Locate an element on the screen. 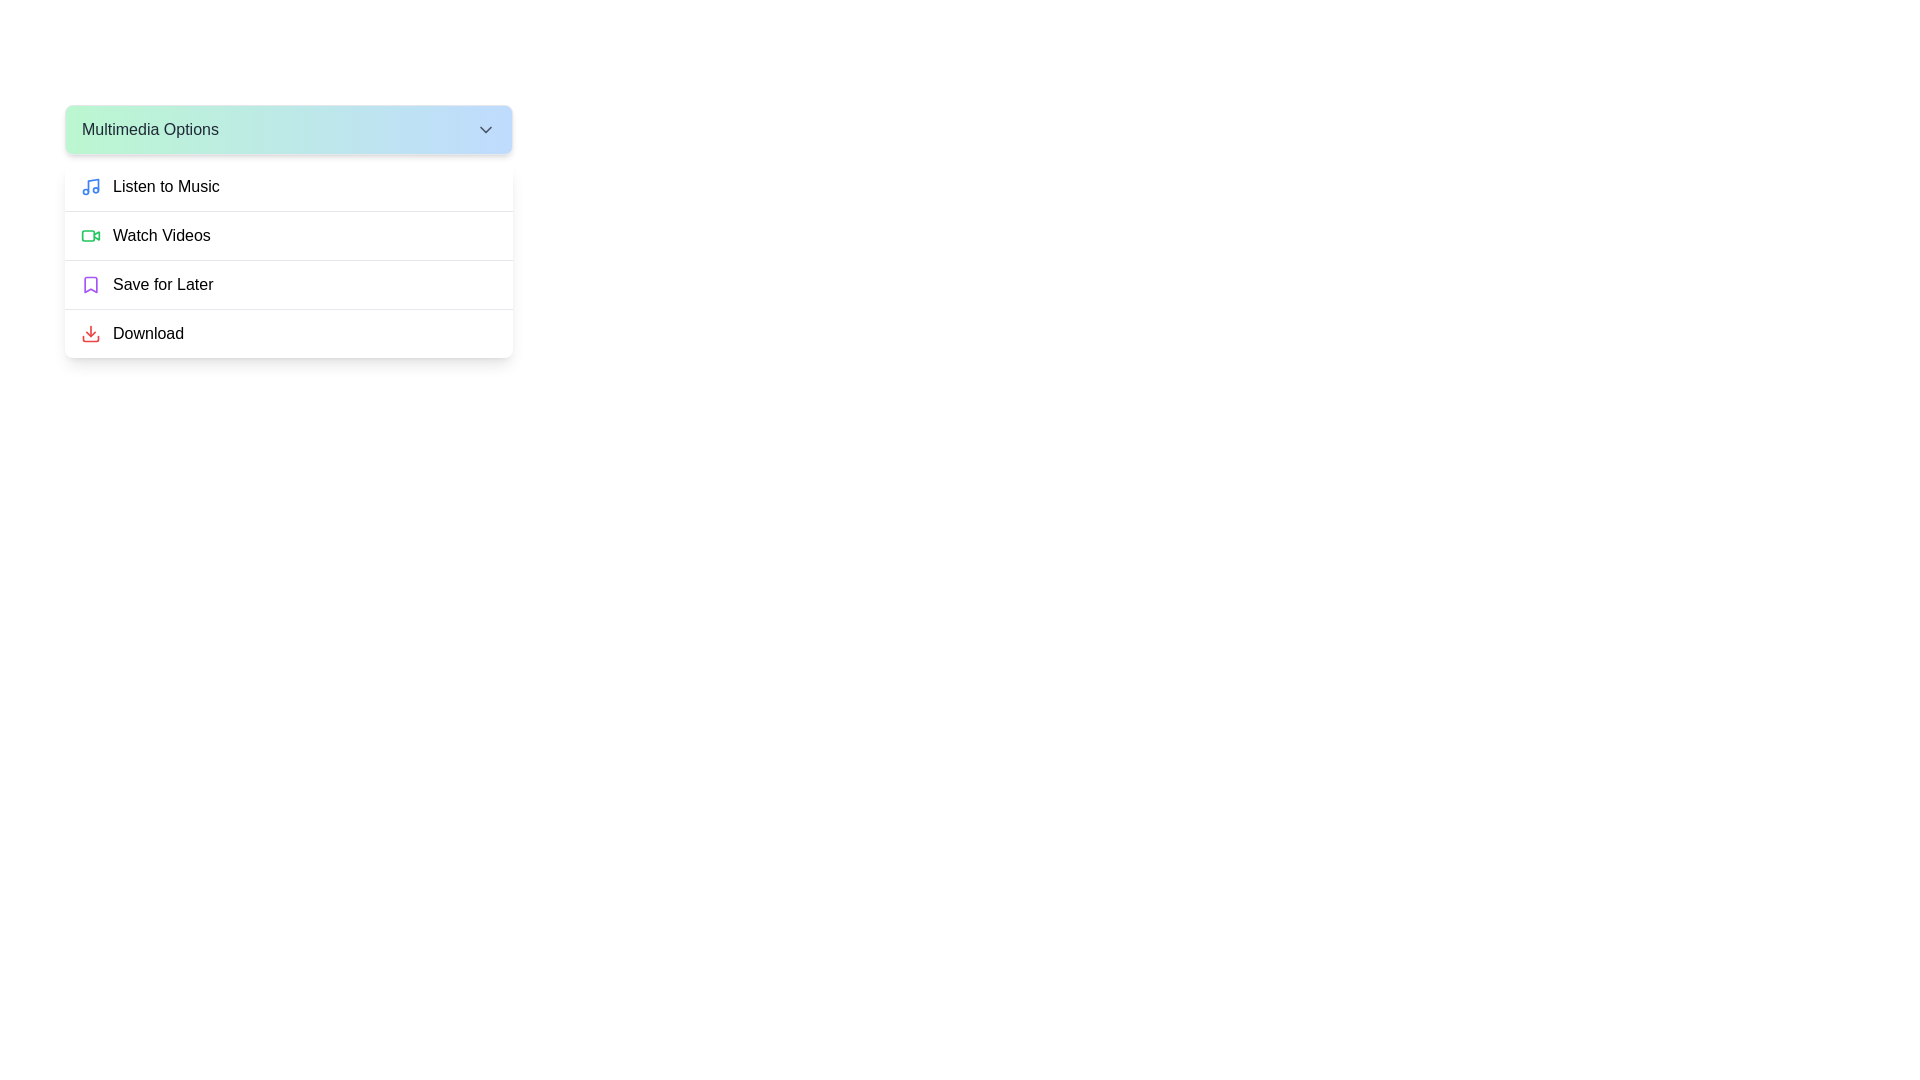 The height and width of the screenshot is (1080, 1920). the 'Multimedia Options' static text label element, which is displayed in dark gray on a blue-to-green gradient background, located towards the top-left corner of the dropdown menu header is located at coordinates (149, 130).